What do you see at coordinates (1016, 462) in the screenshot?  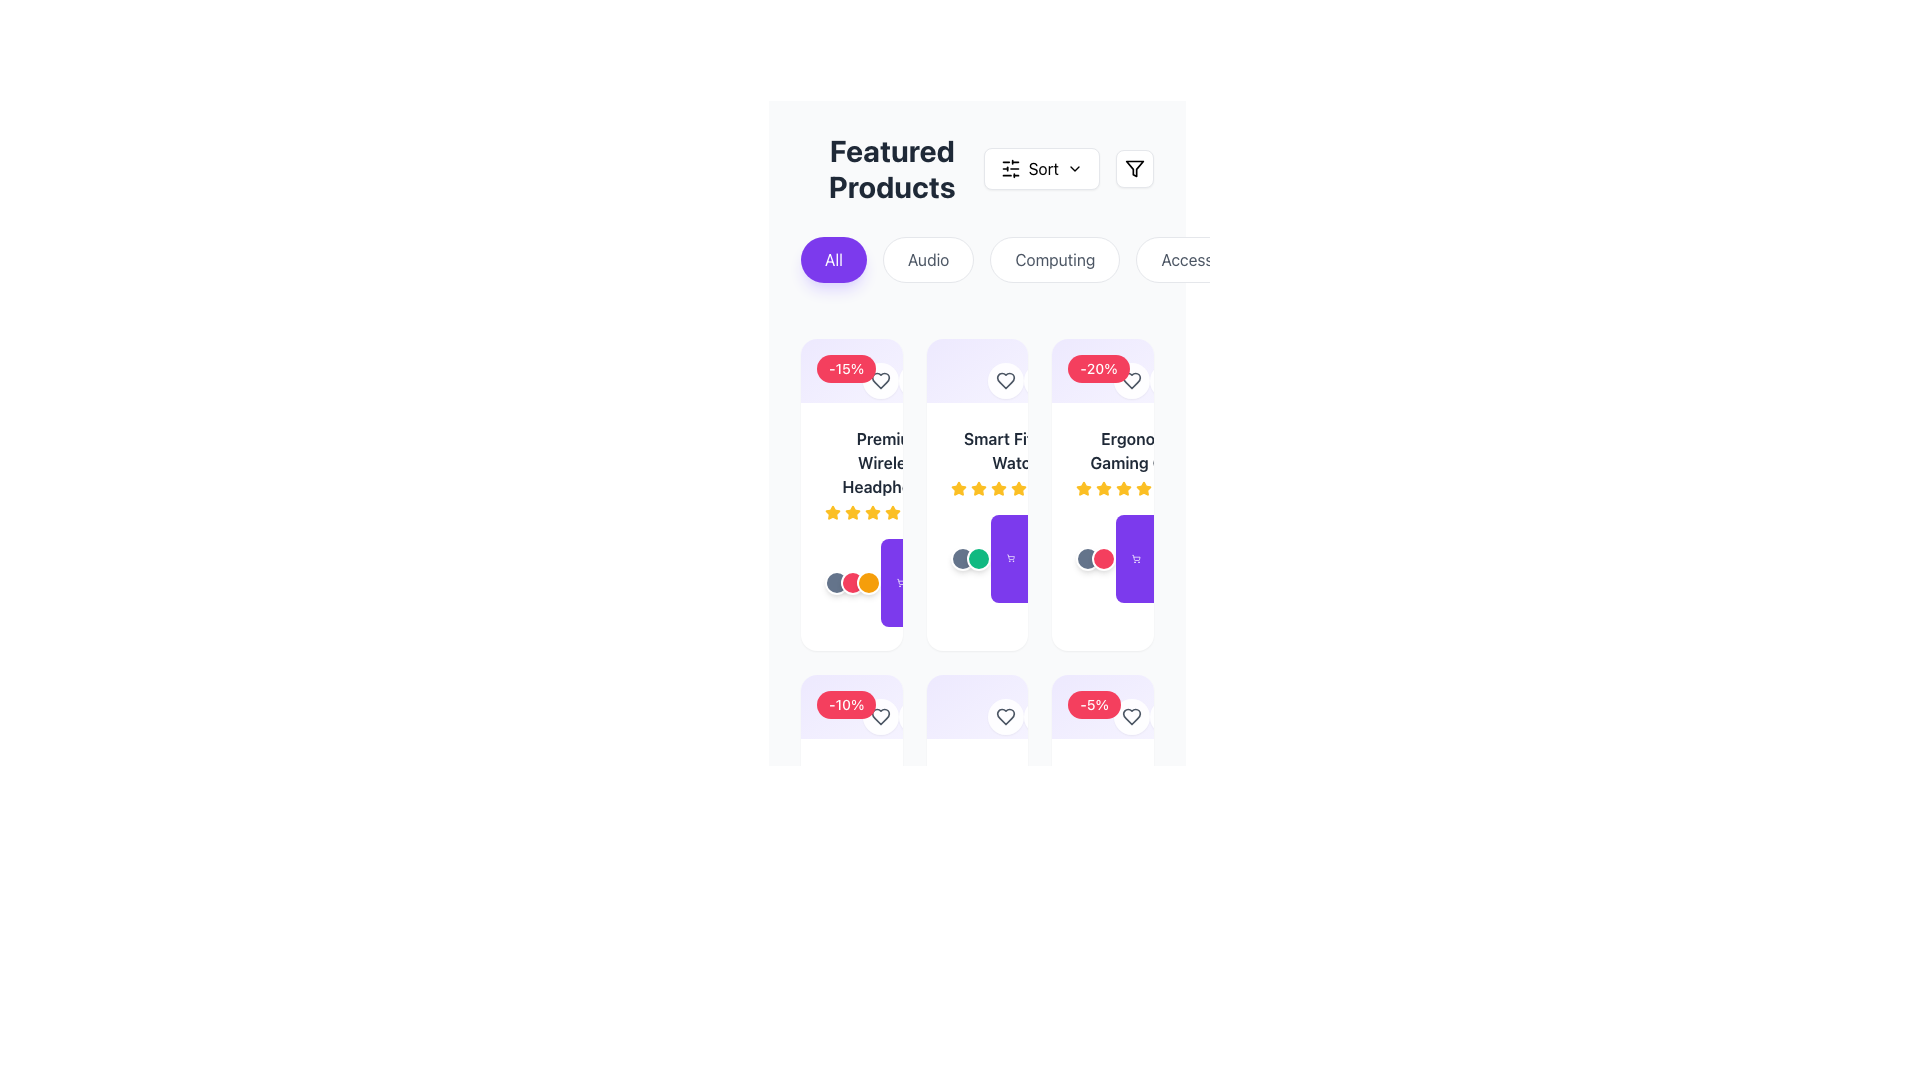 I see `the product title and rating indicator located in the second card of the 'Featured Products' section to emphasize it` at bounding box center [1016, 462].